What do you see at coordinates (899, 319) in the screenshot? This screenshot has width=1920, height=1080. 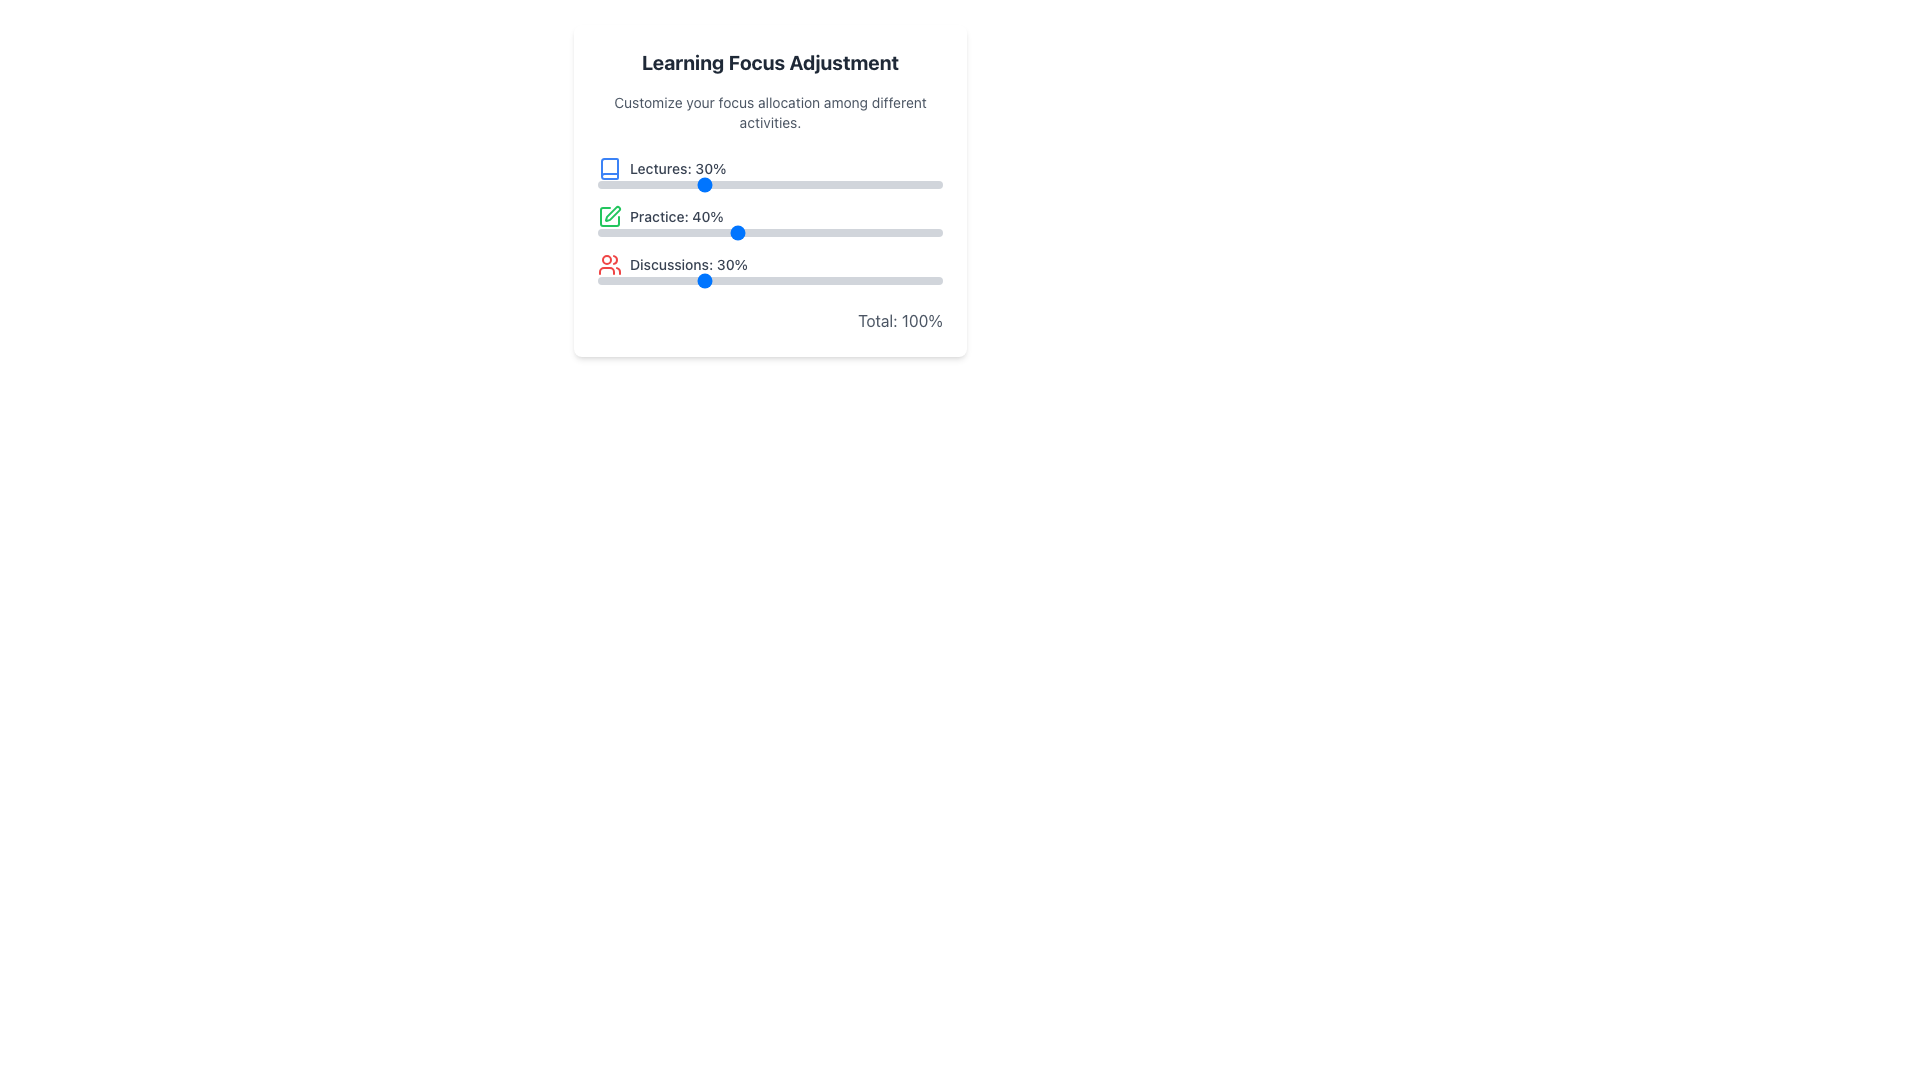 I see `displayed text from the Text Label that shows the cumulative total percentage of distributed values, located at the bottom-right of the card` at bounding box center [899, 319].